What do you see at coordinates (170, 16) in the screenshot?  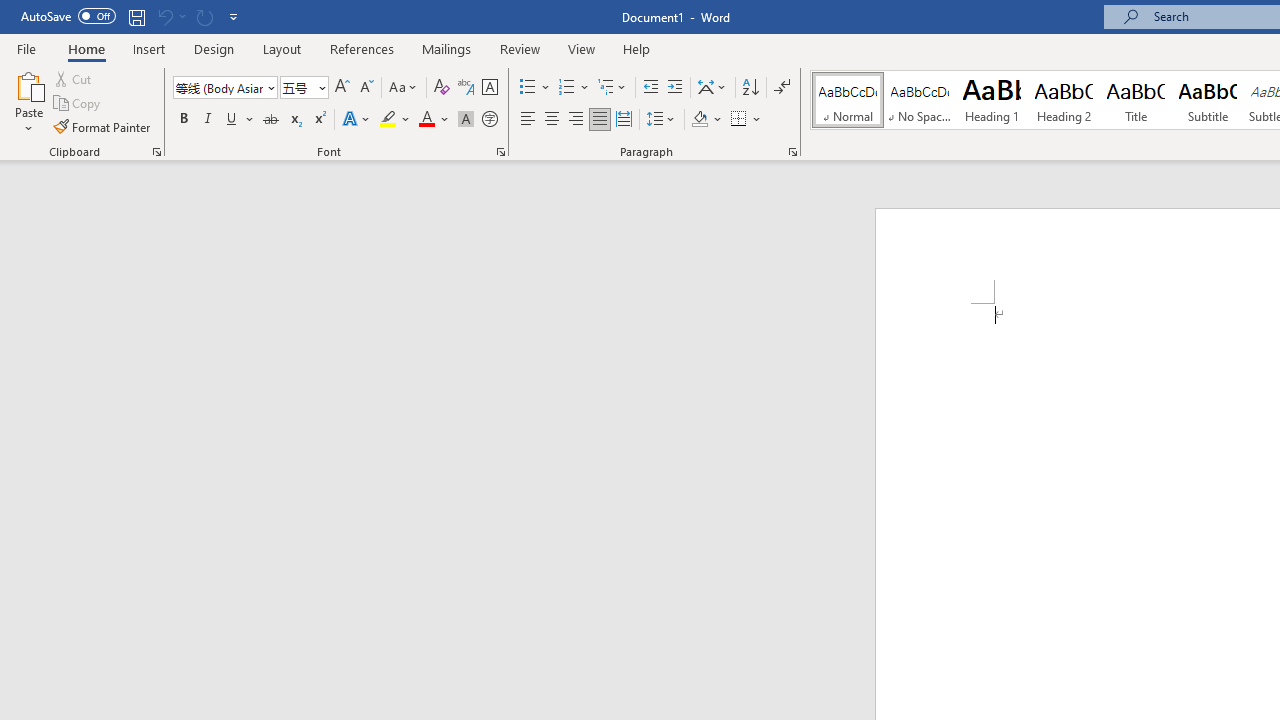 I see `'Can'` at bounding box center [170, 16].